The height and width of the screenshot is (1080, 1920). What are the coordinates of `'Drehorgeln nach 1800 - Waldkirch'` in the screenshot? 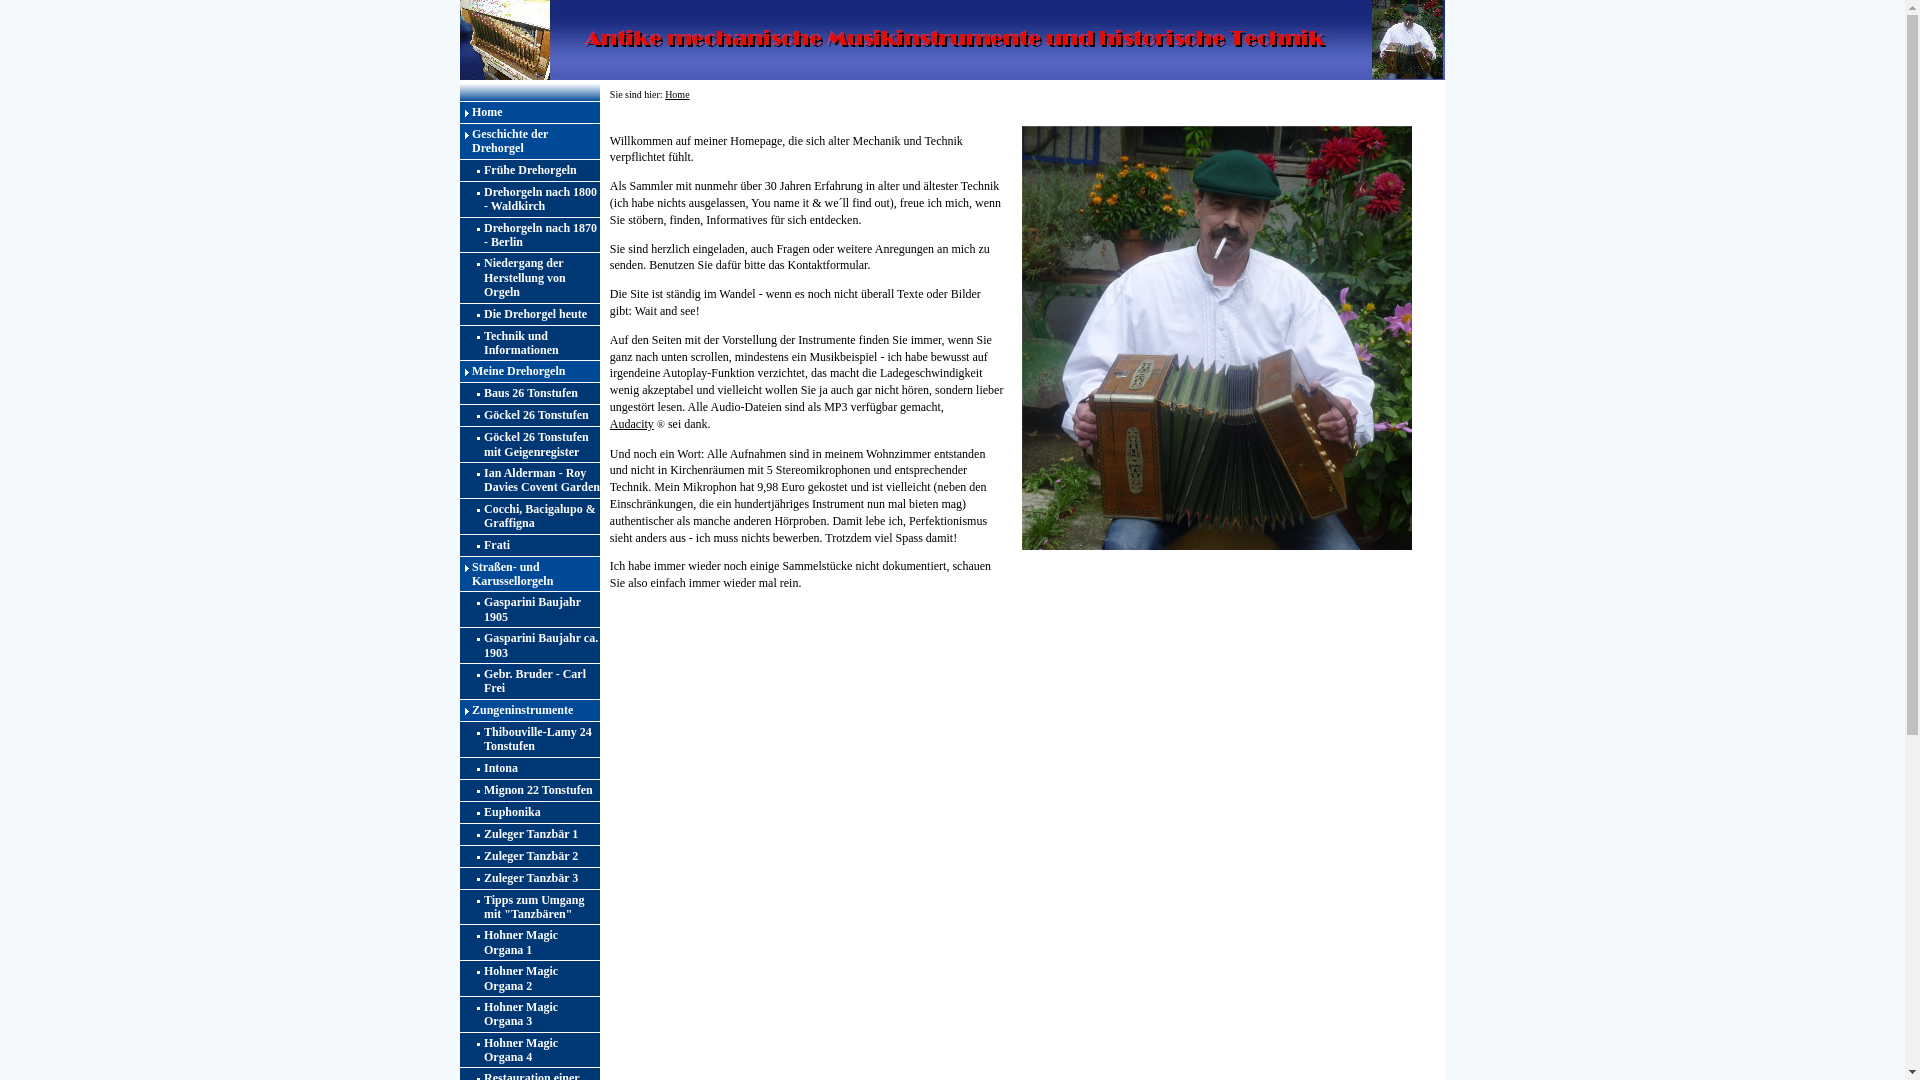 It's located at (529, 199).